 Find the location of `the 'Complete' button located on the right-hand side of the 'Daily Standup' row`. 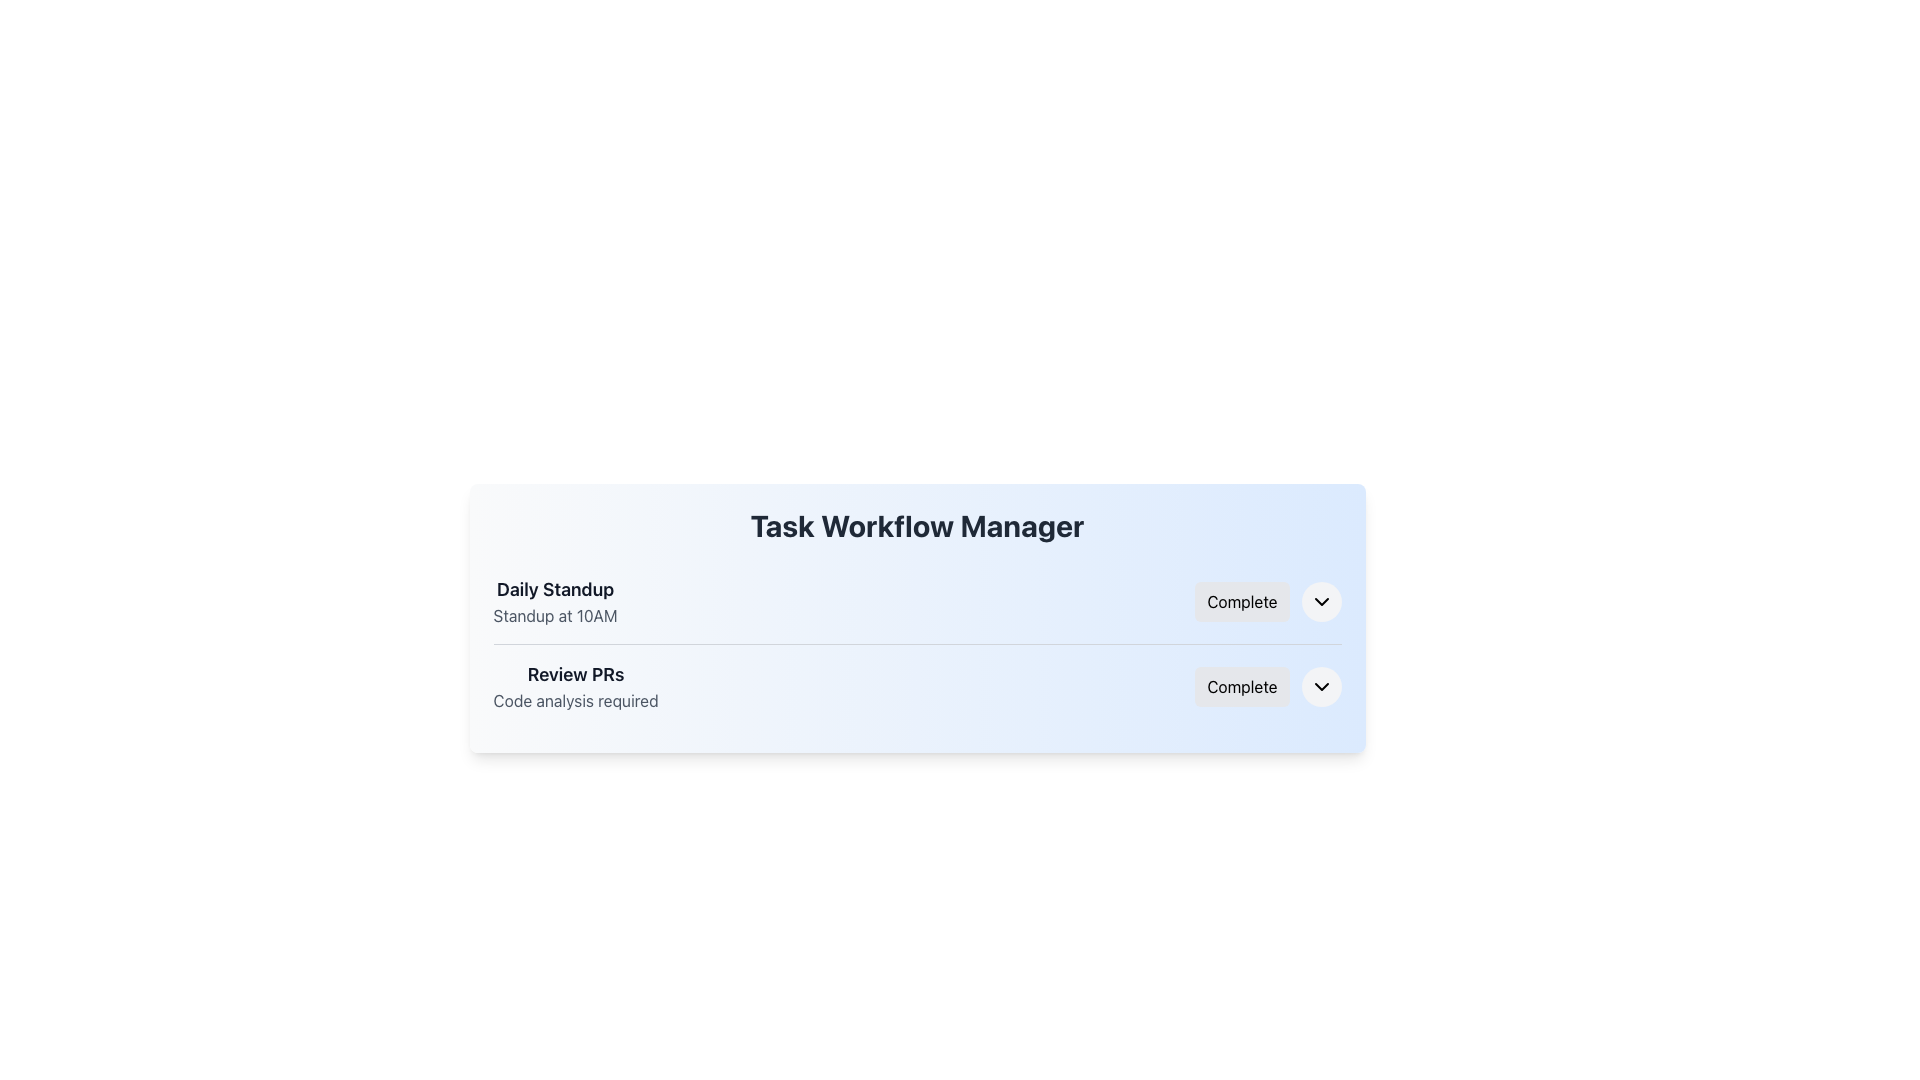

the 'Complete' button located on the right-hand side of the 'Daily Standup' row is located at coordinates (1241, 600).